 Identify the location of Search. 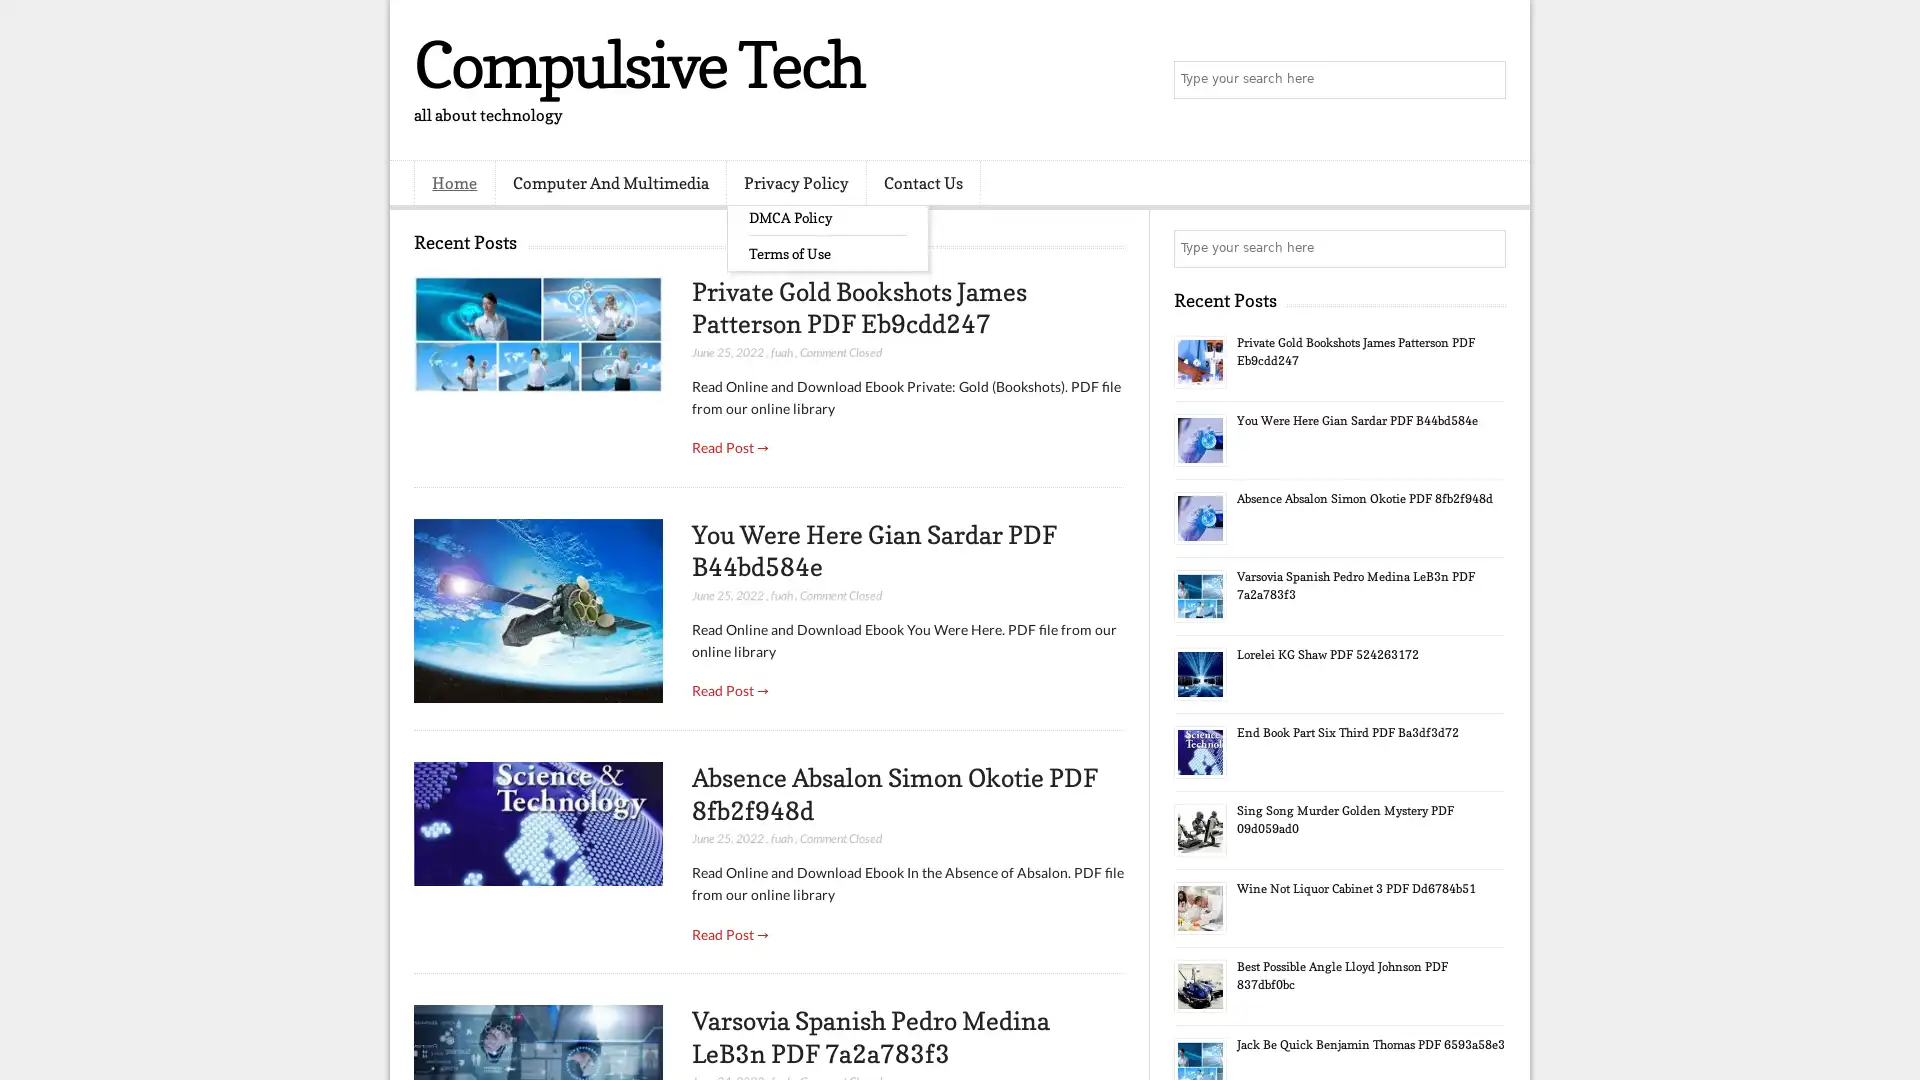
(1485, 248).